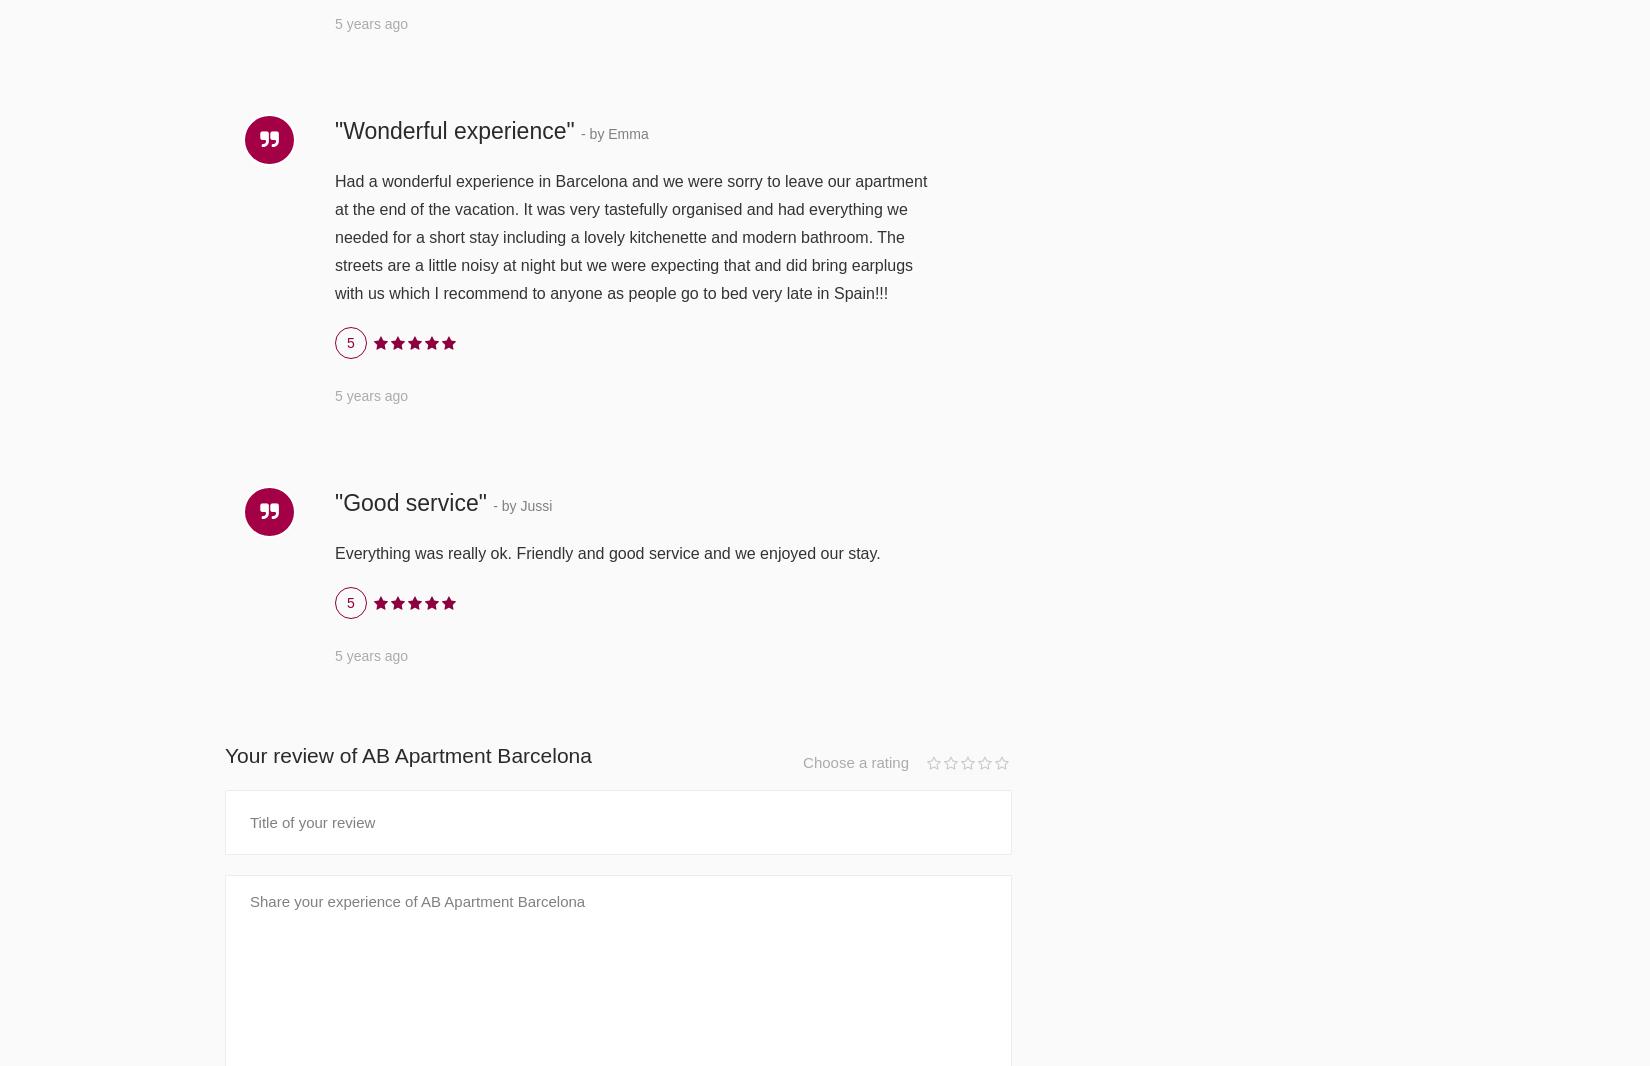 This screenshot has width=1650, height=1066. Describe the element at coordinates (457, 129) in the screenshot. I see `'"Wonderful experience"'` at that location.